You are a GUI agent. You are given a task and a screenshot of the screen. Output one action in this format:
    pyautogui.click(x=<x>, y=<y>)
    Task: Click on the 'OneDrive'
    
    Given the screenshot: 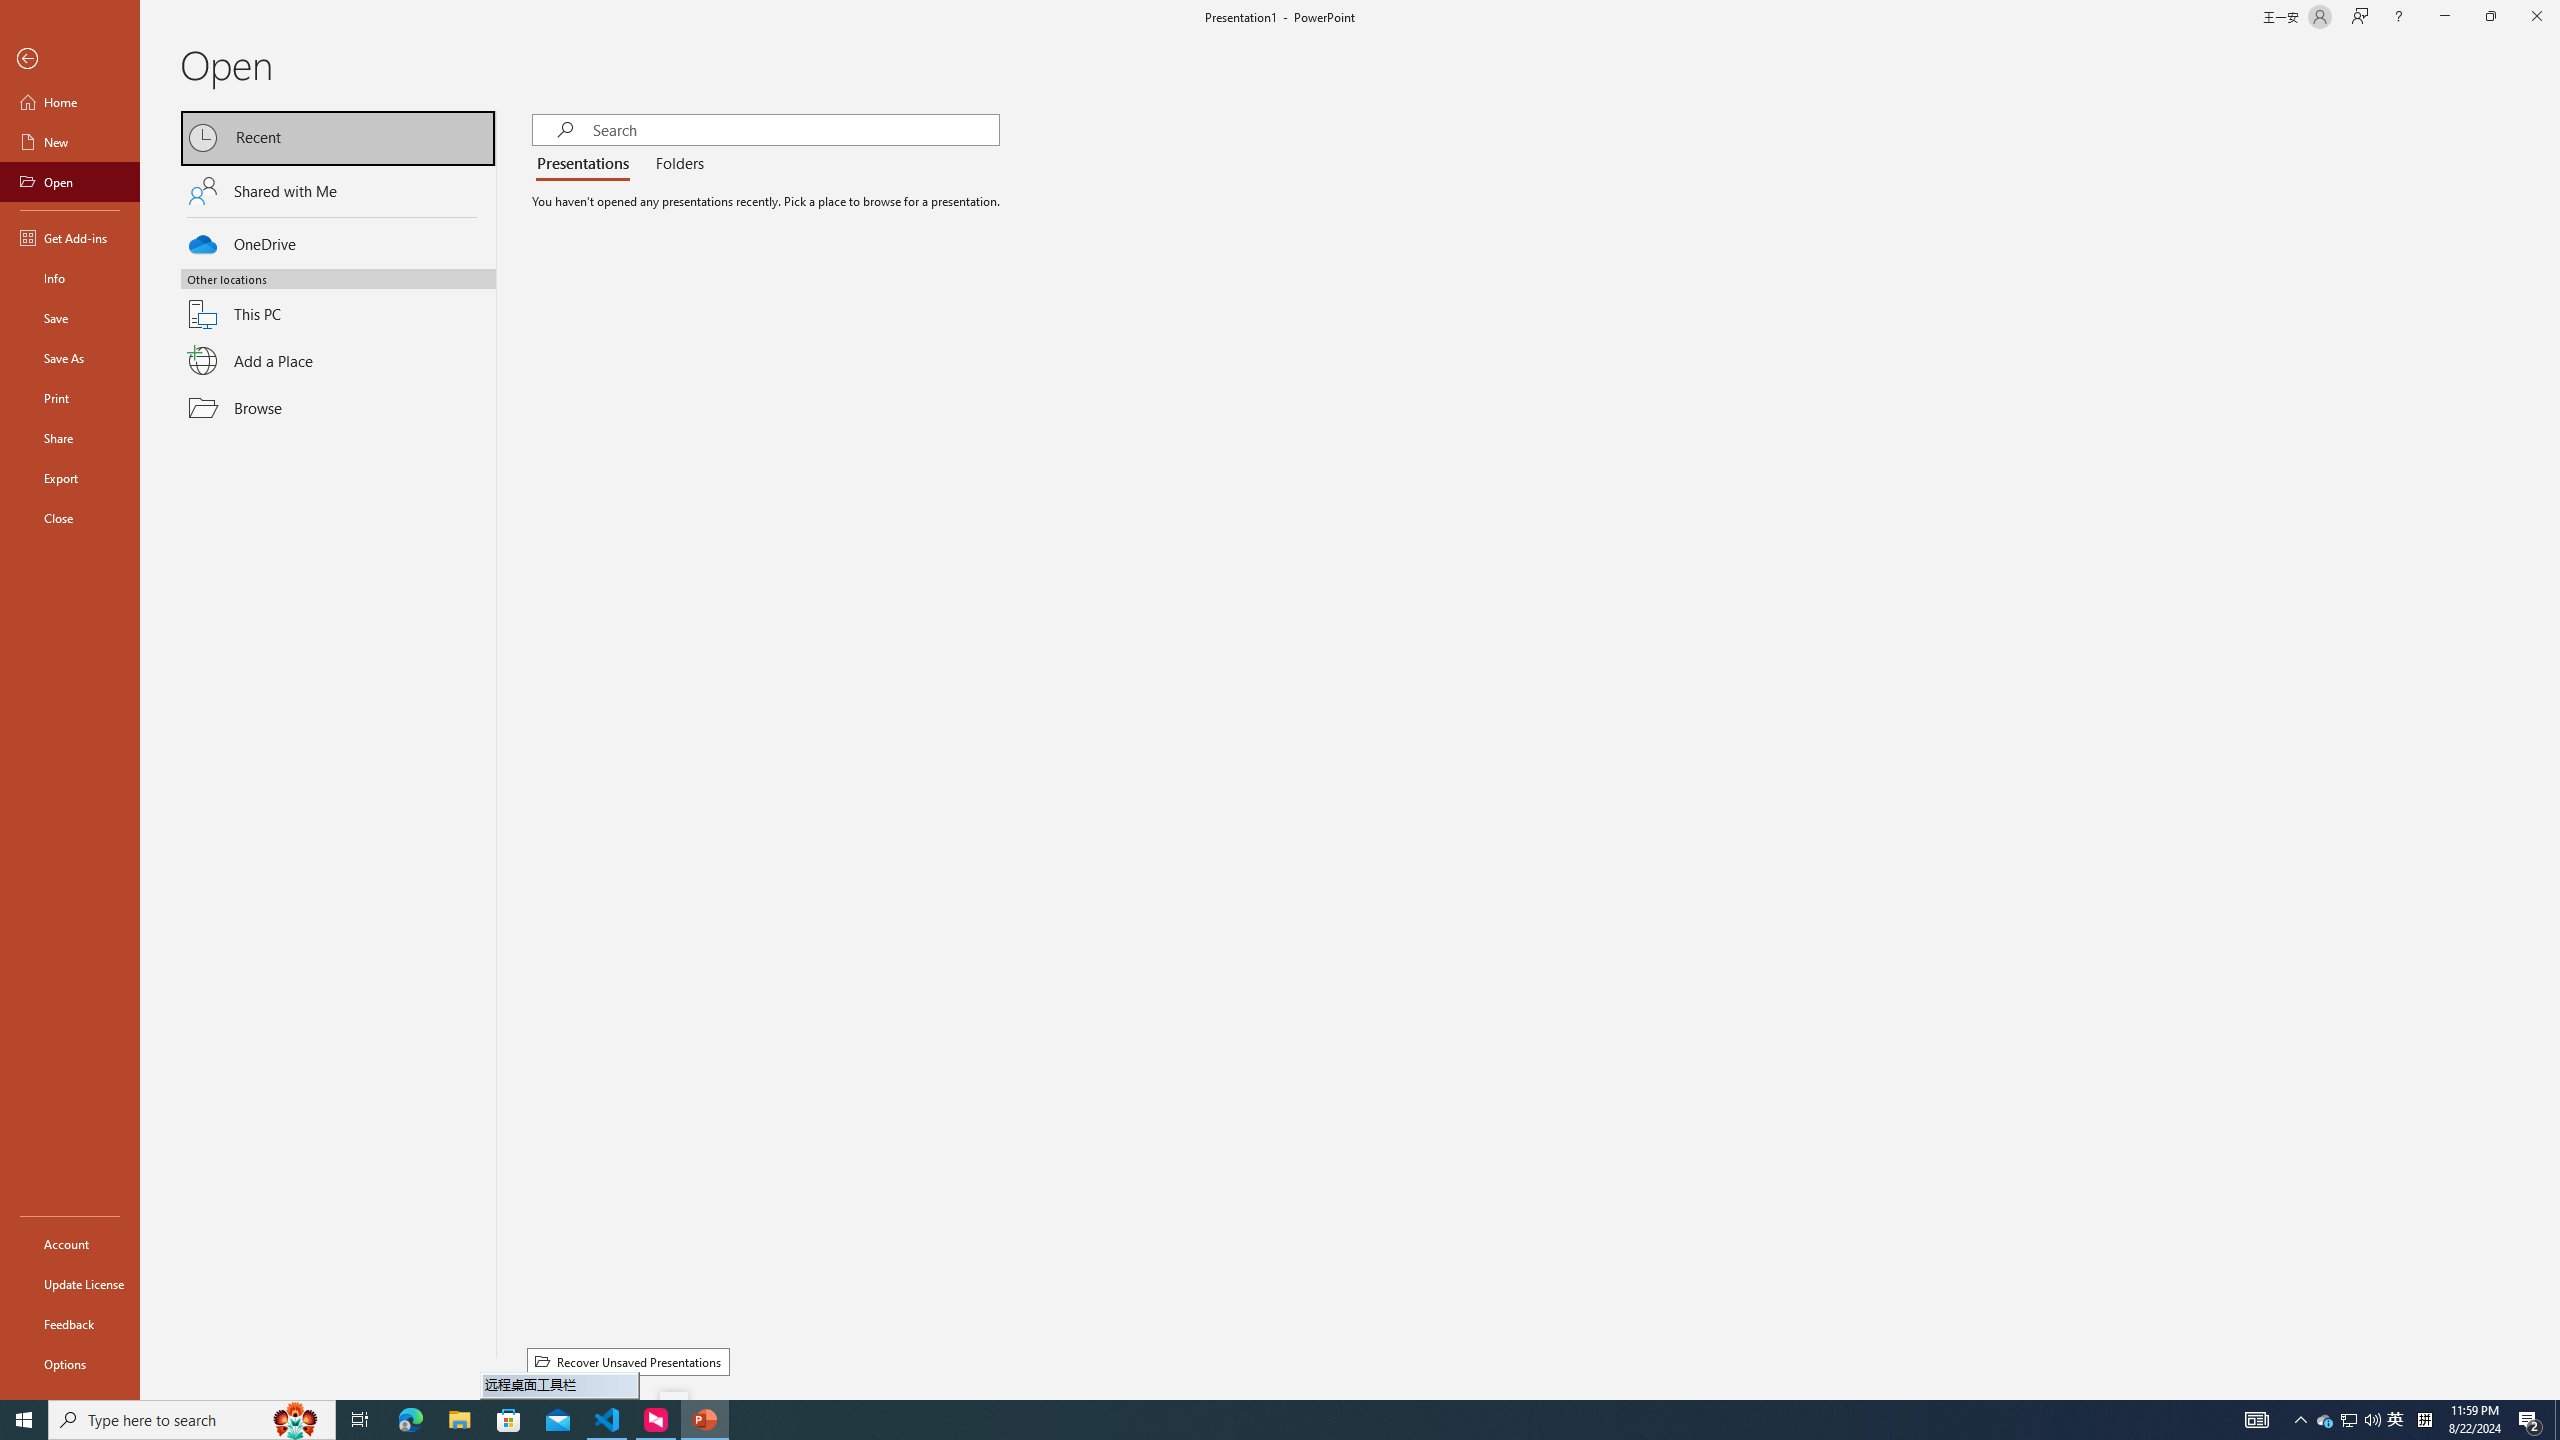 What is the action you would take?
    pyautogui.click(x=338, y=241)
    